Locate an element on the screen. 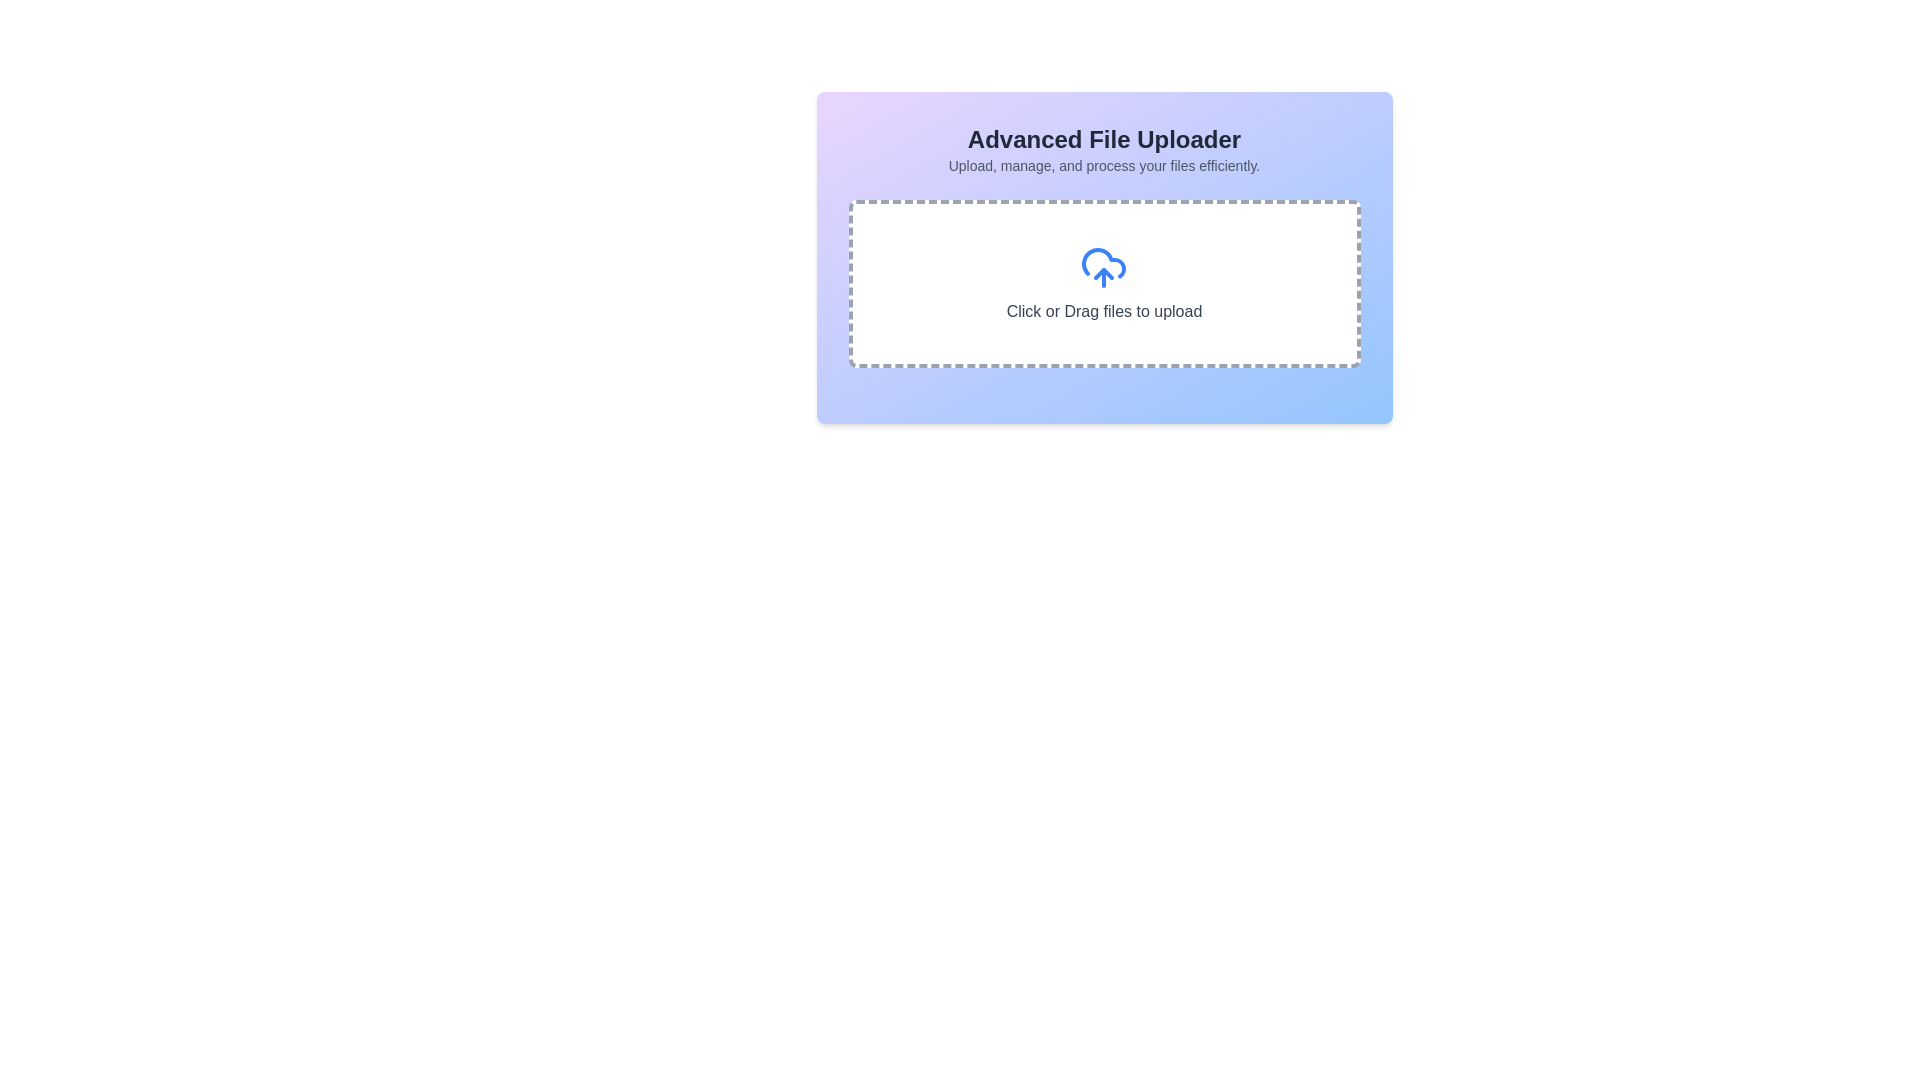 The width and height of the screenshot is (1920, 1080). the blue upload icon, which is a graphical depiction of an upward-pointing arrow inside a cloud, located at the center of a dashed-bordered rectangular area is located at coordinates (1103, 273).